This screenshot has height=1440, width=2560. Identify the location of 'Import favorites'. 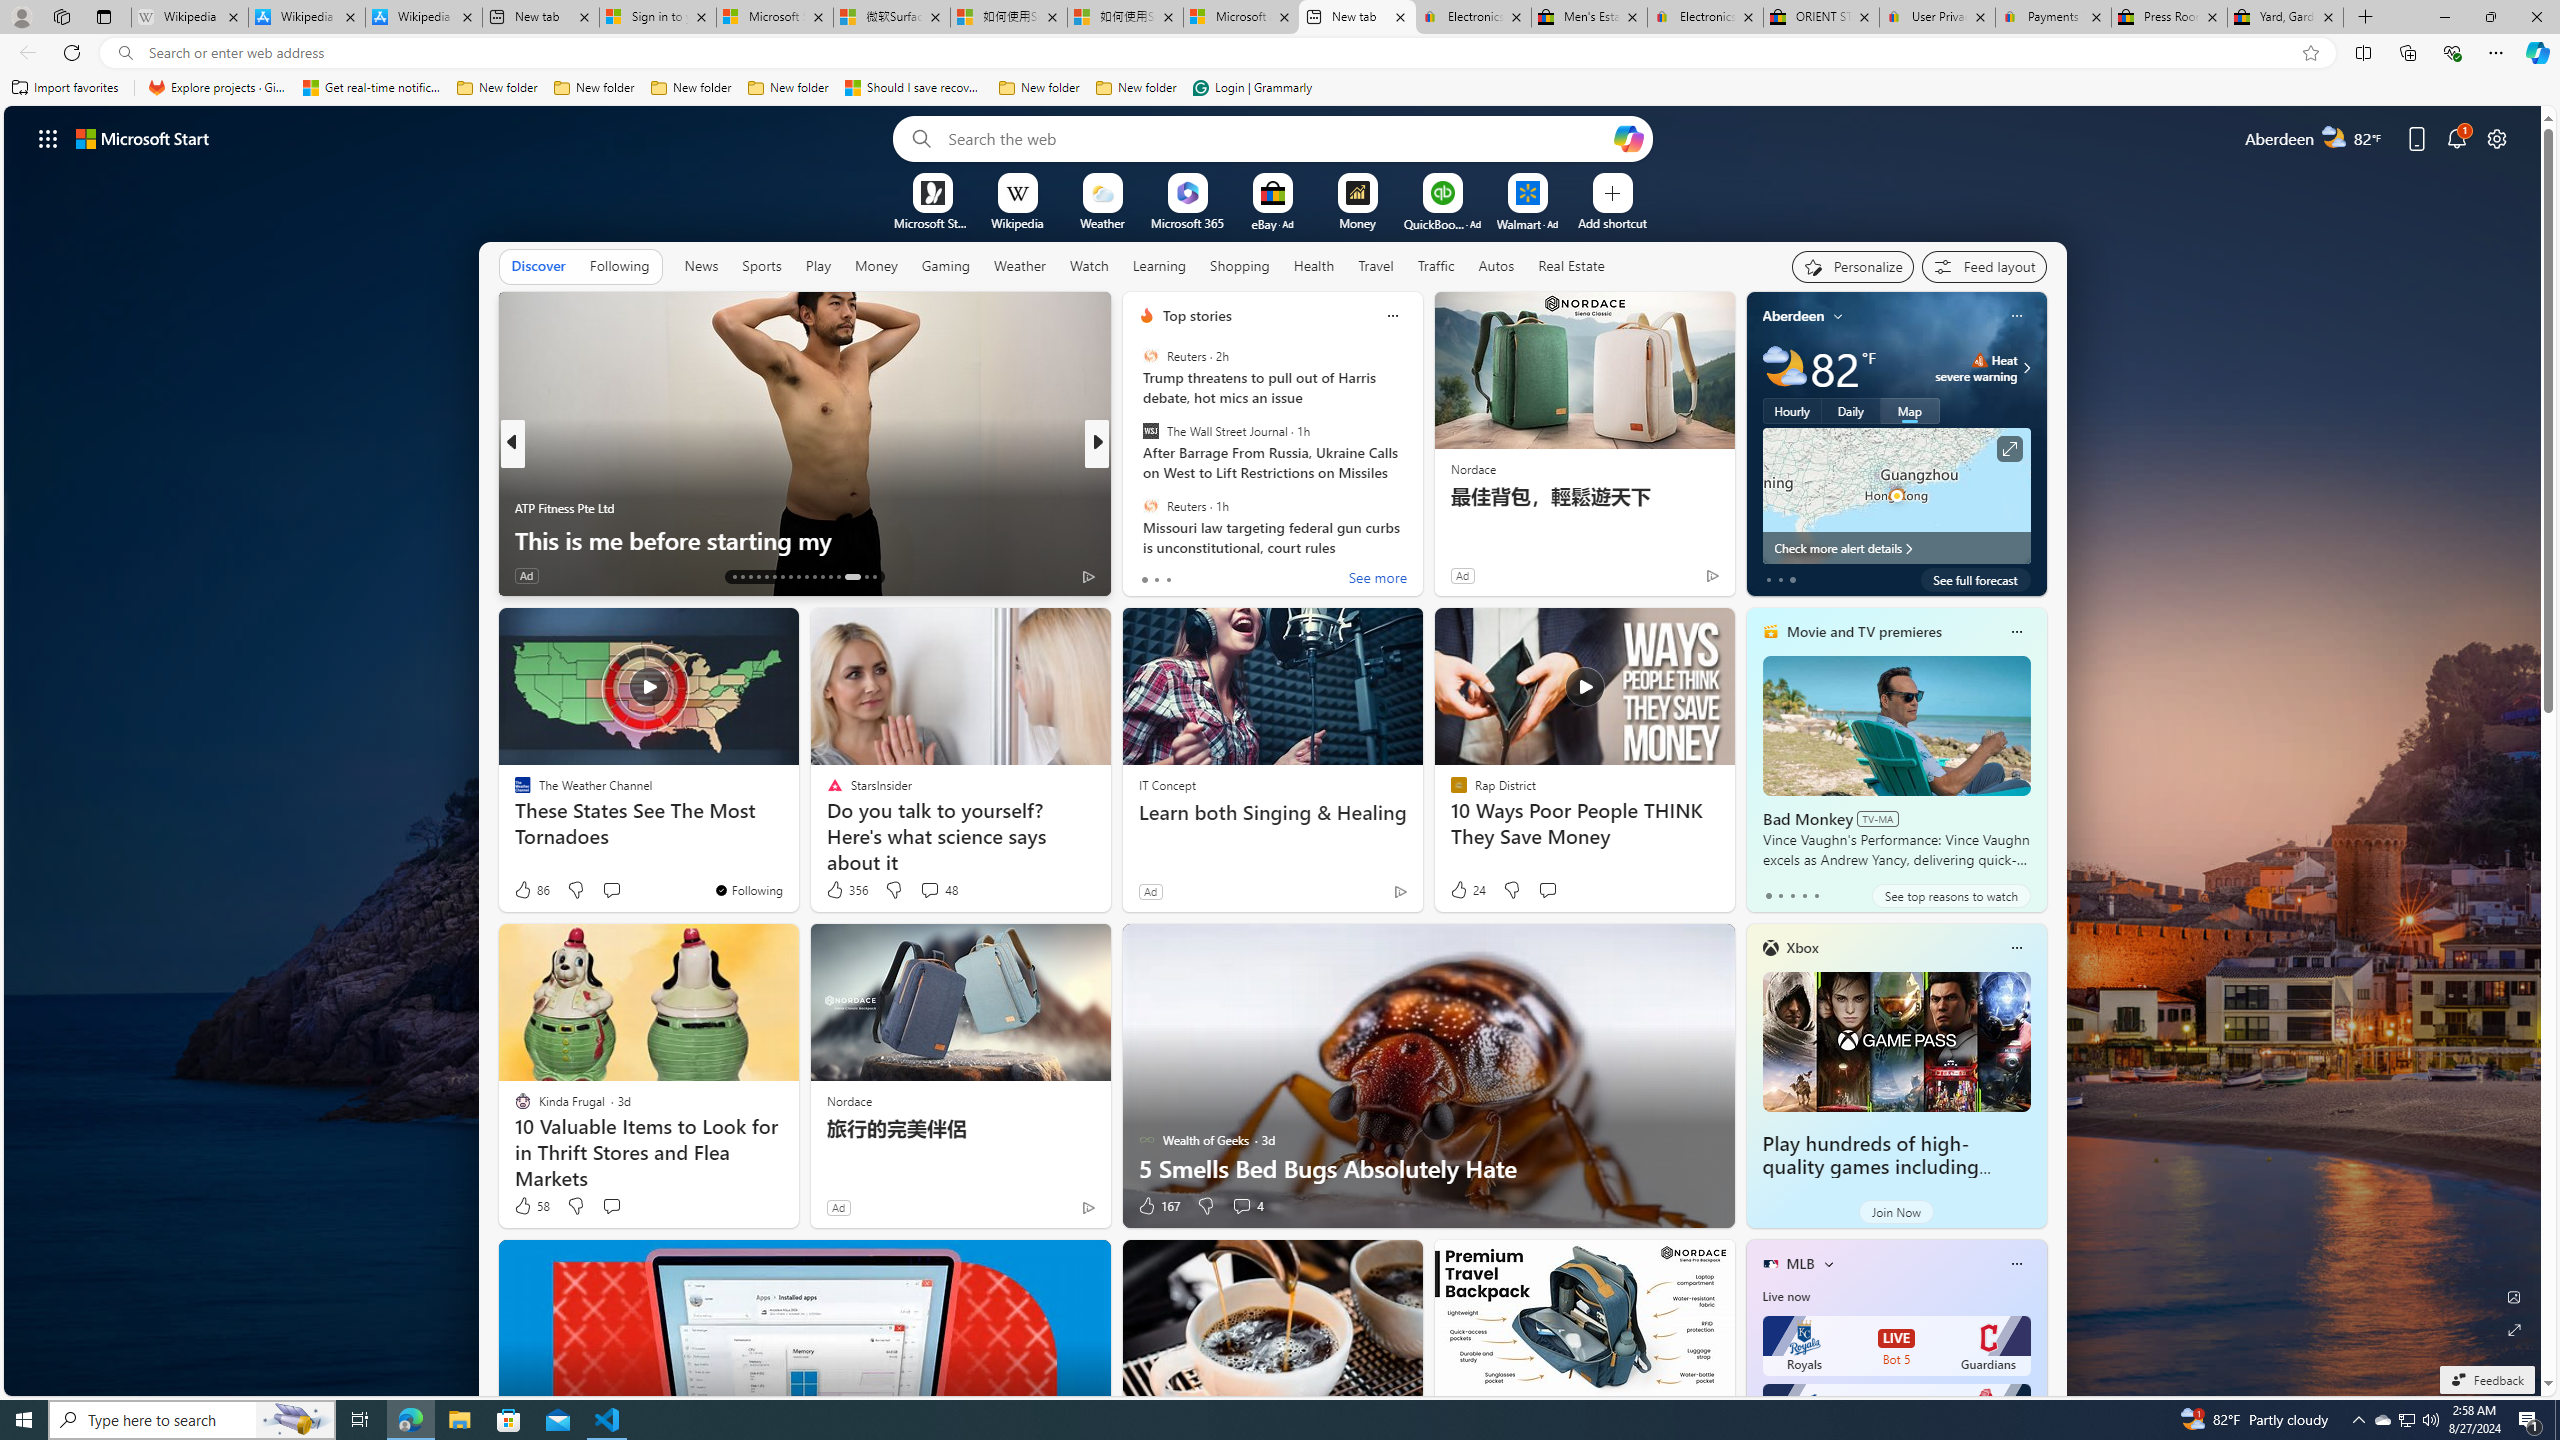
(65, 87).